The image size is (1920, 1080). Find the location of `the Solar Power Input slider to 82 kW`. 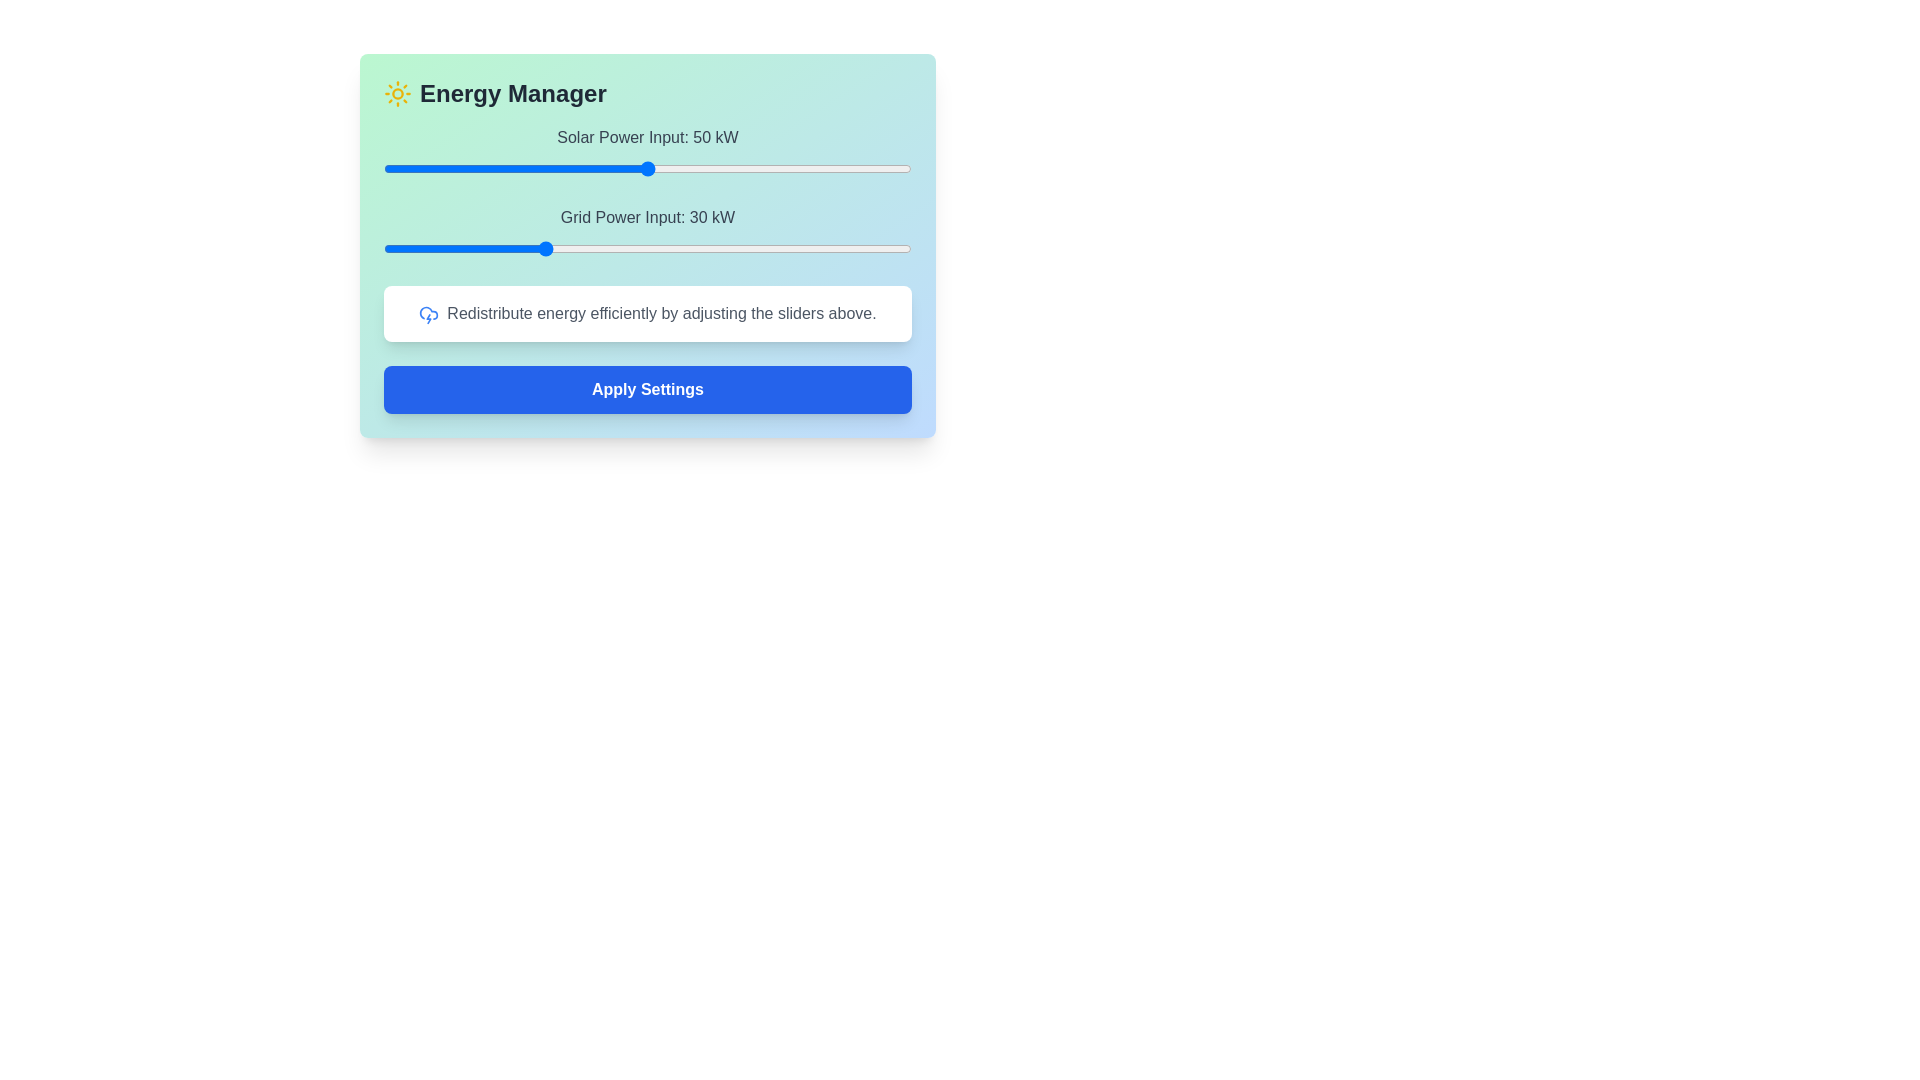

the Solar Power Input slider to 82 kW is located at coordinates (816, 168).